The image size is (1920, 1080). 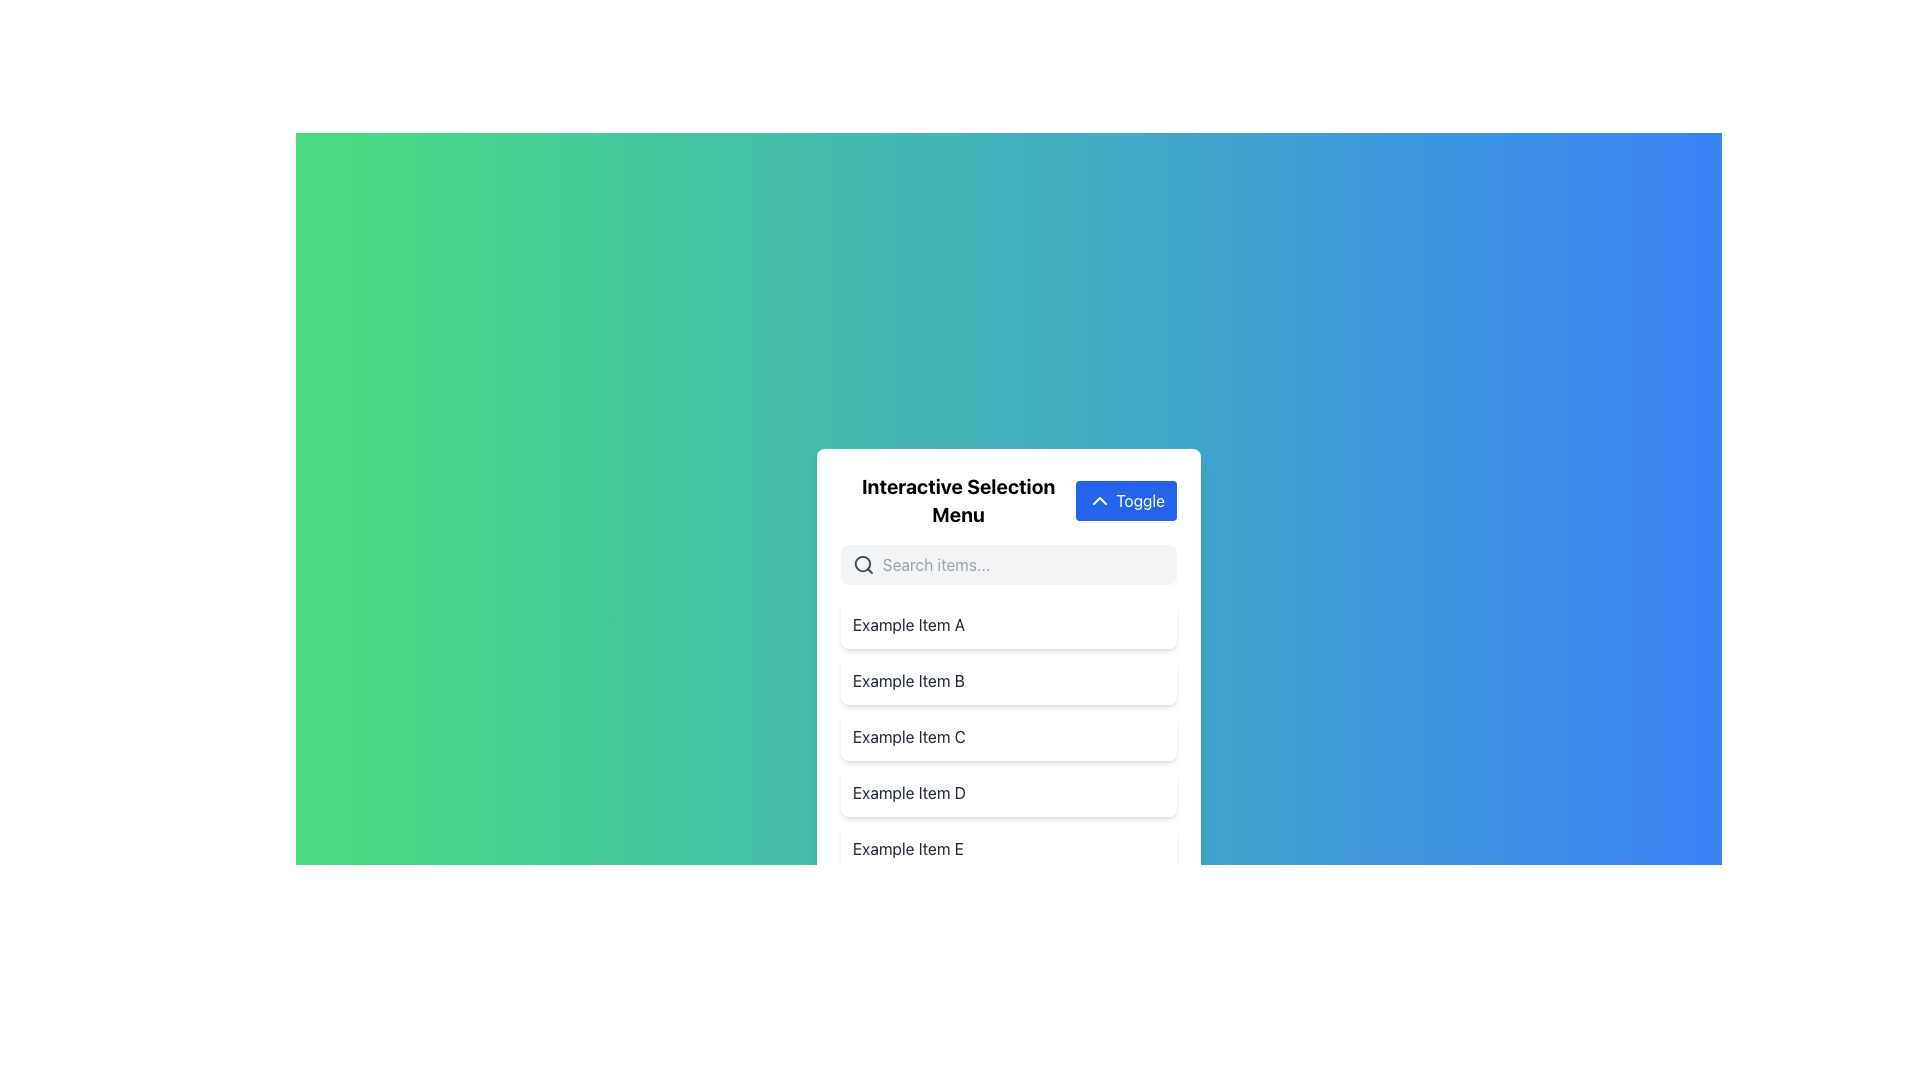 I want to click on text label 'Example Item C' which is styled with a gray text class and located in a white rectangular area as the third item in a vertically stacked list, so click(x=908, y=736).